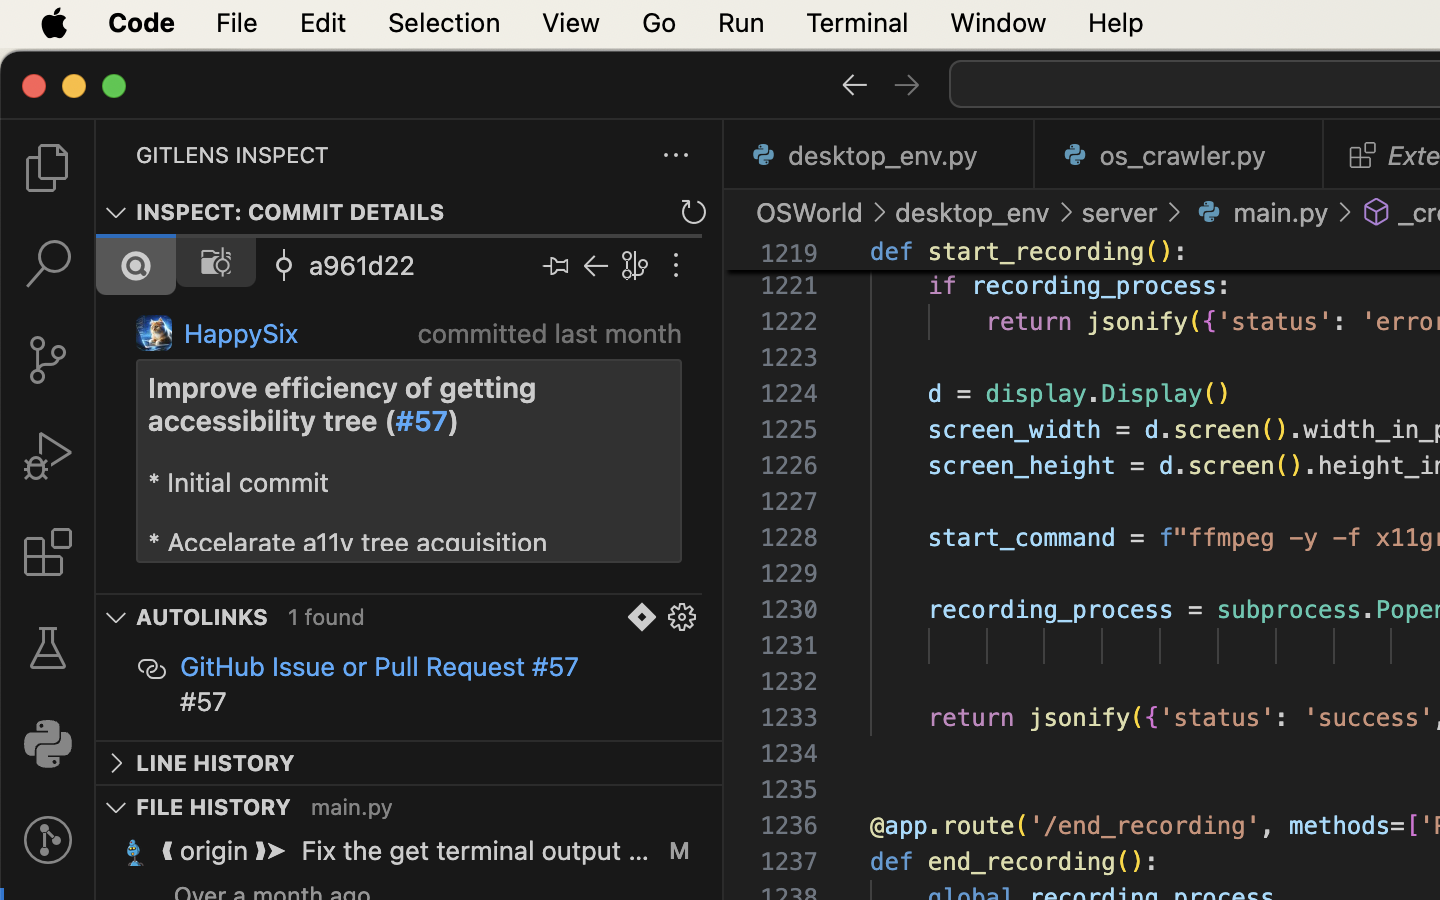  I want to click on '', so click(1376, 212).